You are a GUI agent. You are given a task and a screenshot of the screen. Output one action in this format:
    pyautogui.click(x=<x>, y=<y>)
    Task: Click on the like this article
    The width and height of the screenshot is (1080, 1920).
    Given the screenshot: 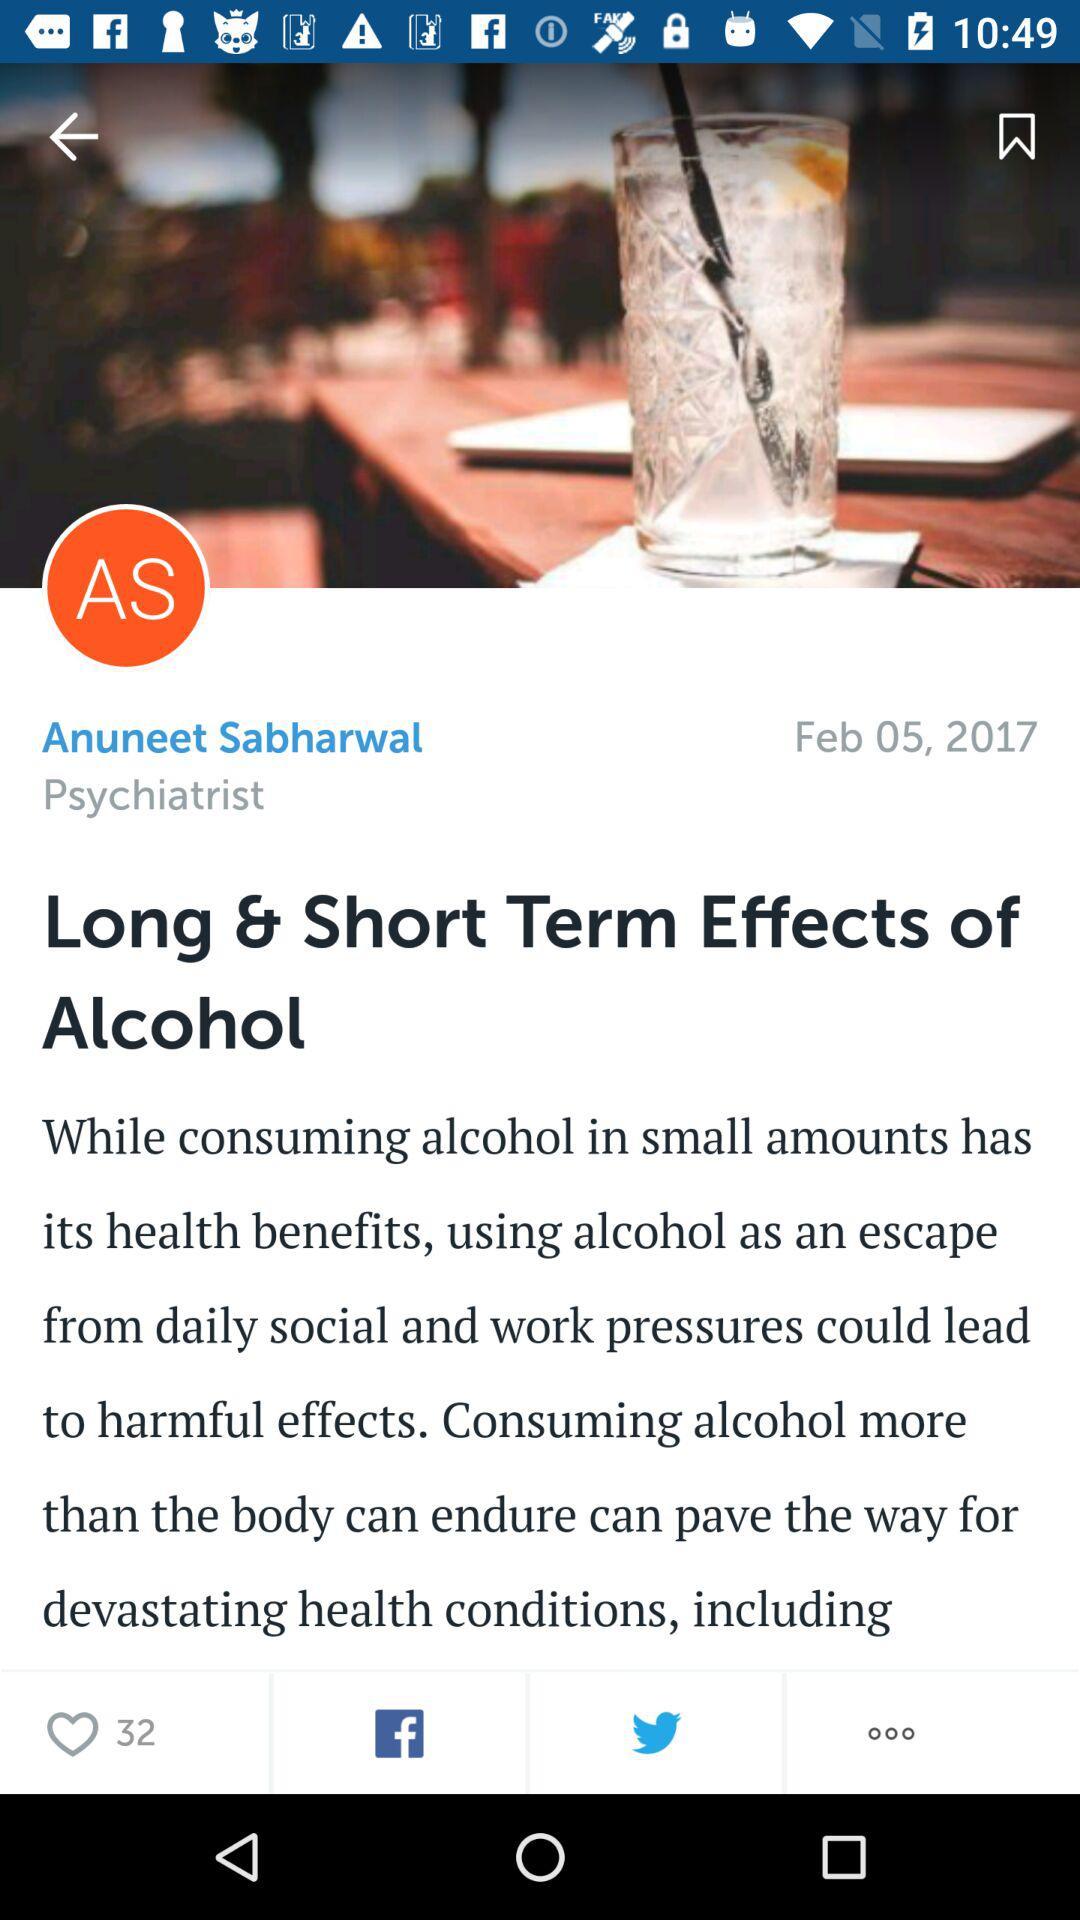 What is the action you would take?
    pyautogui.click(x=77, y=1732)
    